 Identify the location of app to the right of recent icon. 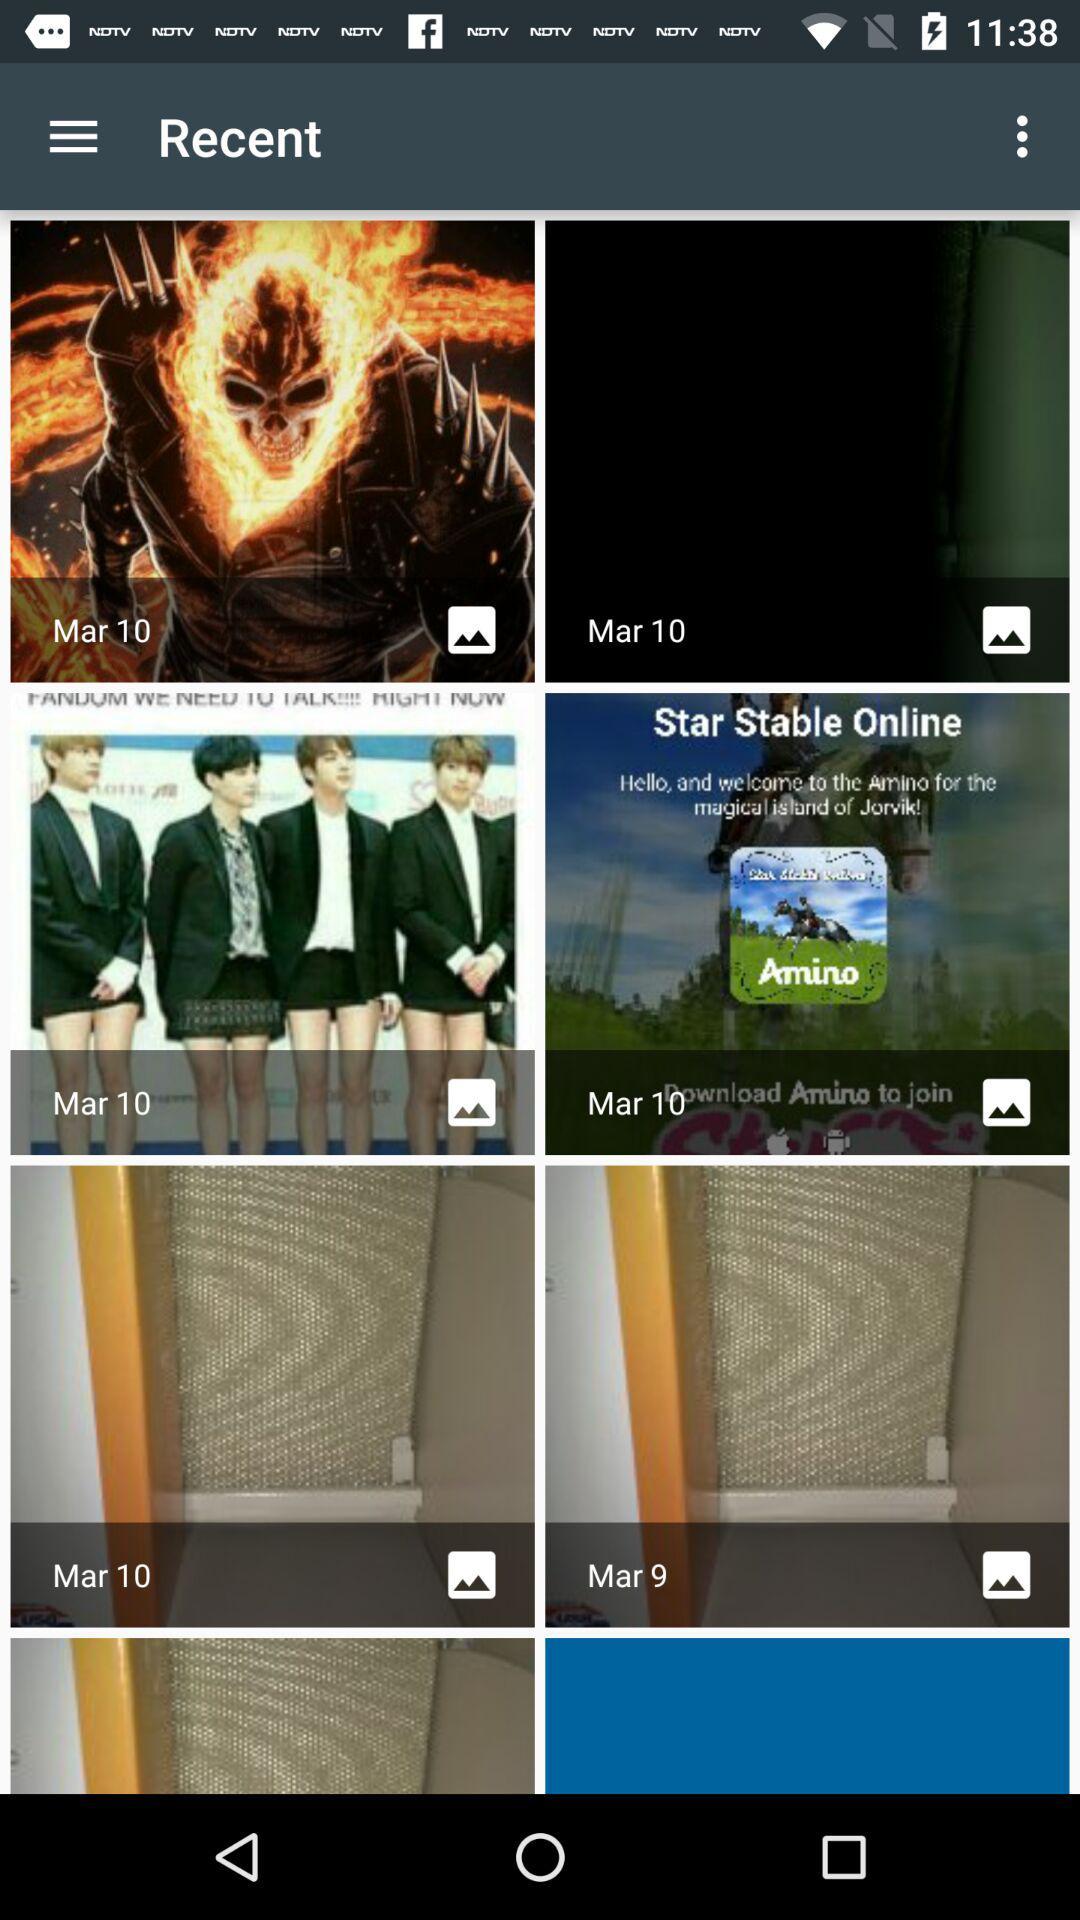
(1027, 135).